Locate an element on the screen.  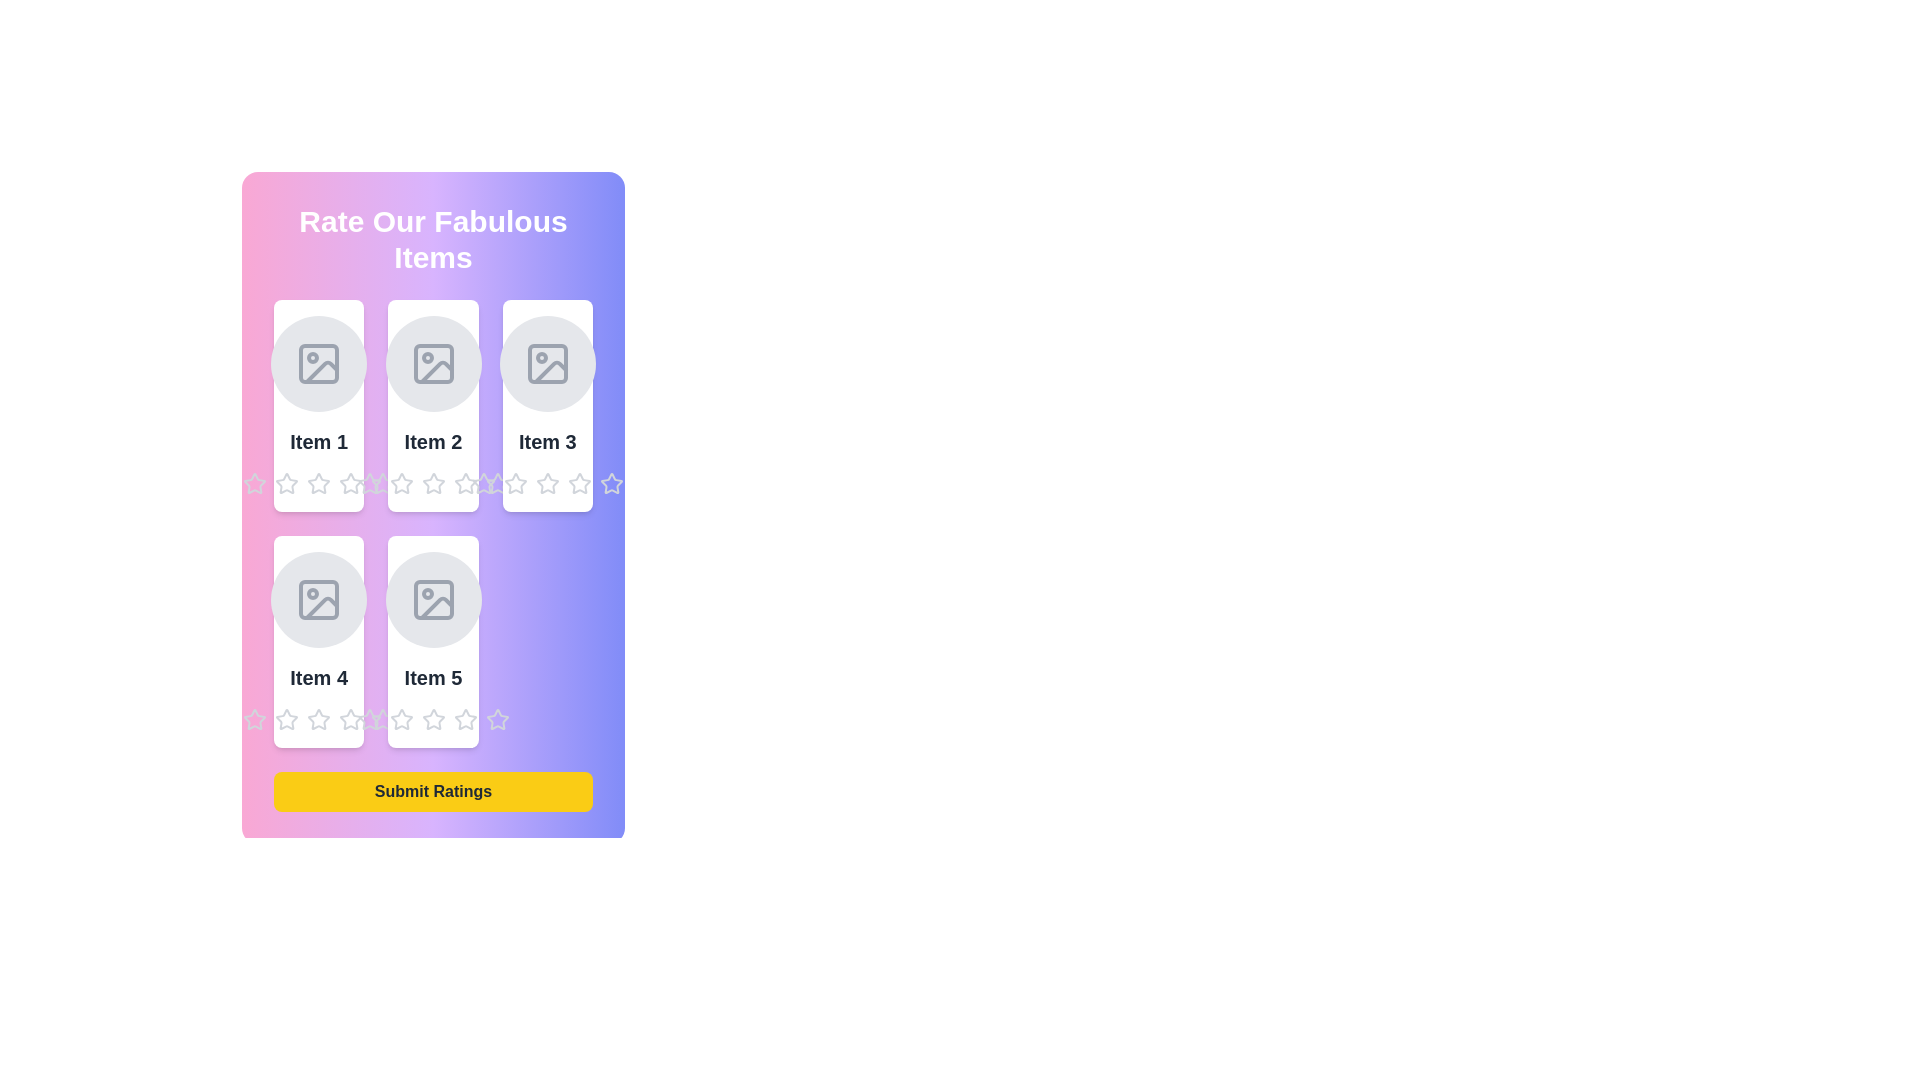
the image placeholder for Item 4 is located at coordinates (318, 599).